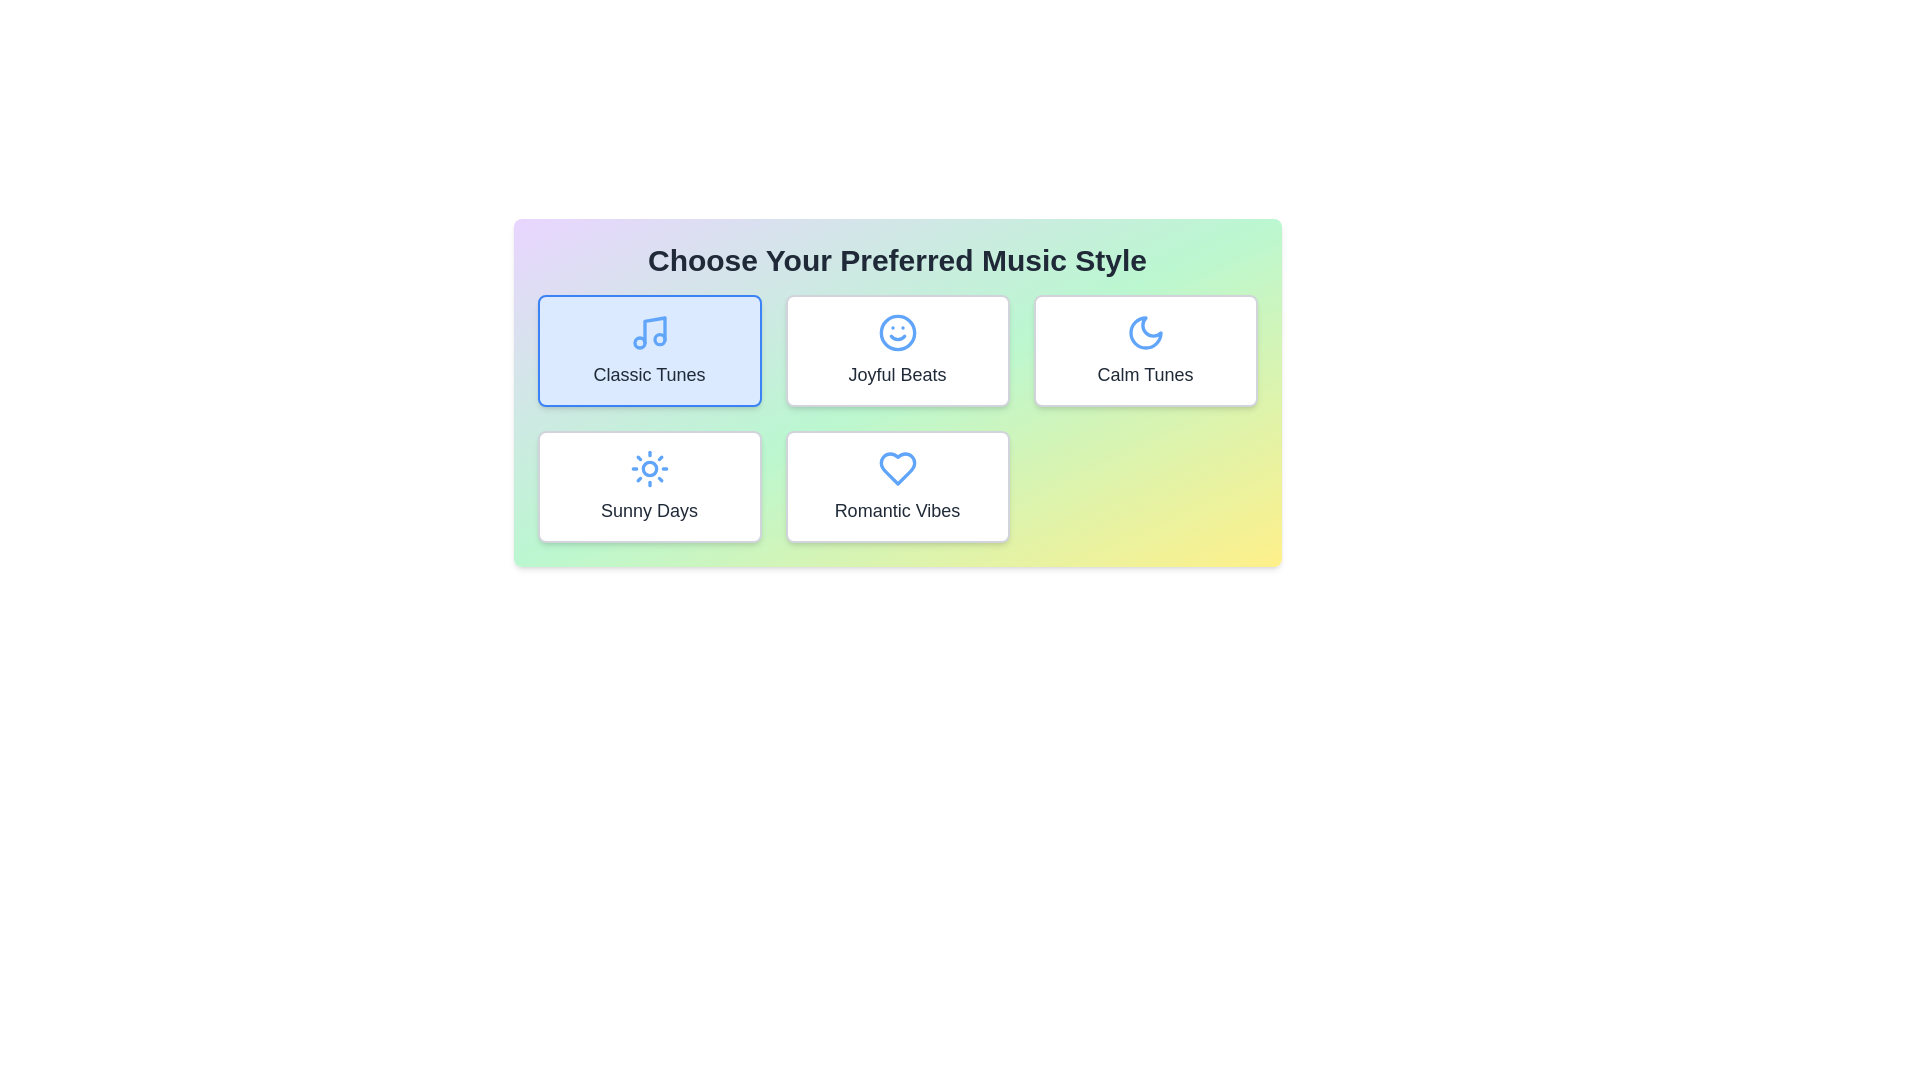 The height and width of the screenshot is (1080, 1920). I want to click on the 'Classic Tunes' category icon, which is the first selectable card in the options grid located in the upper-left corner, so click(649, 331).